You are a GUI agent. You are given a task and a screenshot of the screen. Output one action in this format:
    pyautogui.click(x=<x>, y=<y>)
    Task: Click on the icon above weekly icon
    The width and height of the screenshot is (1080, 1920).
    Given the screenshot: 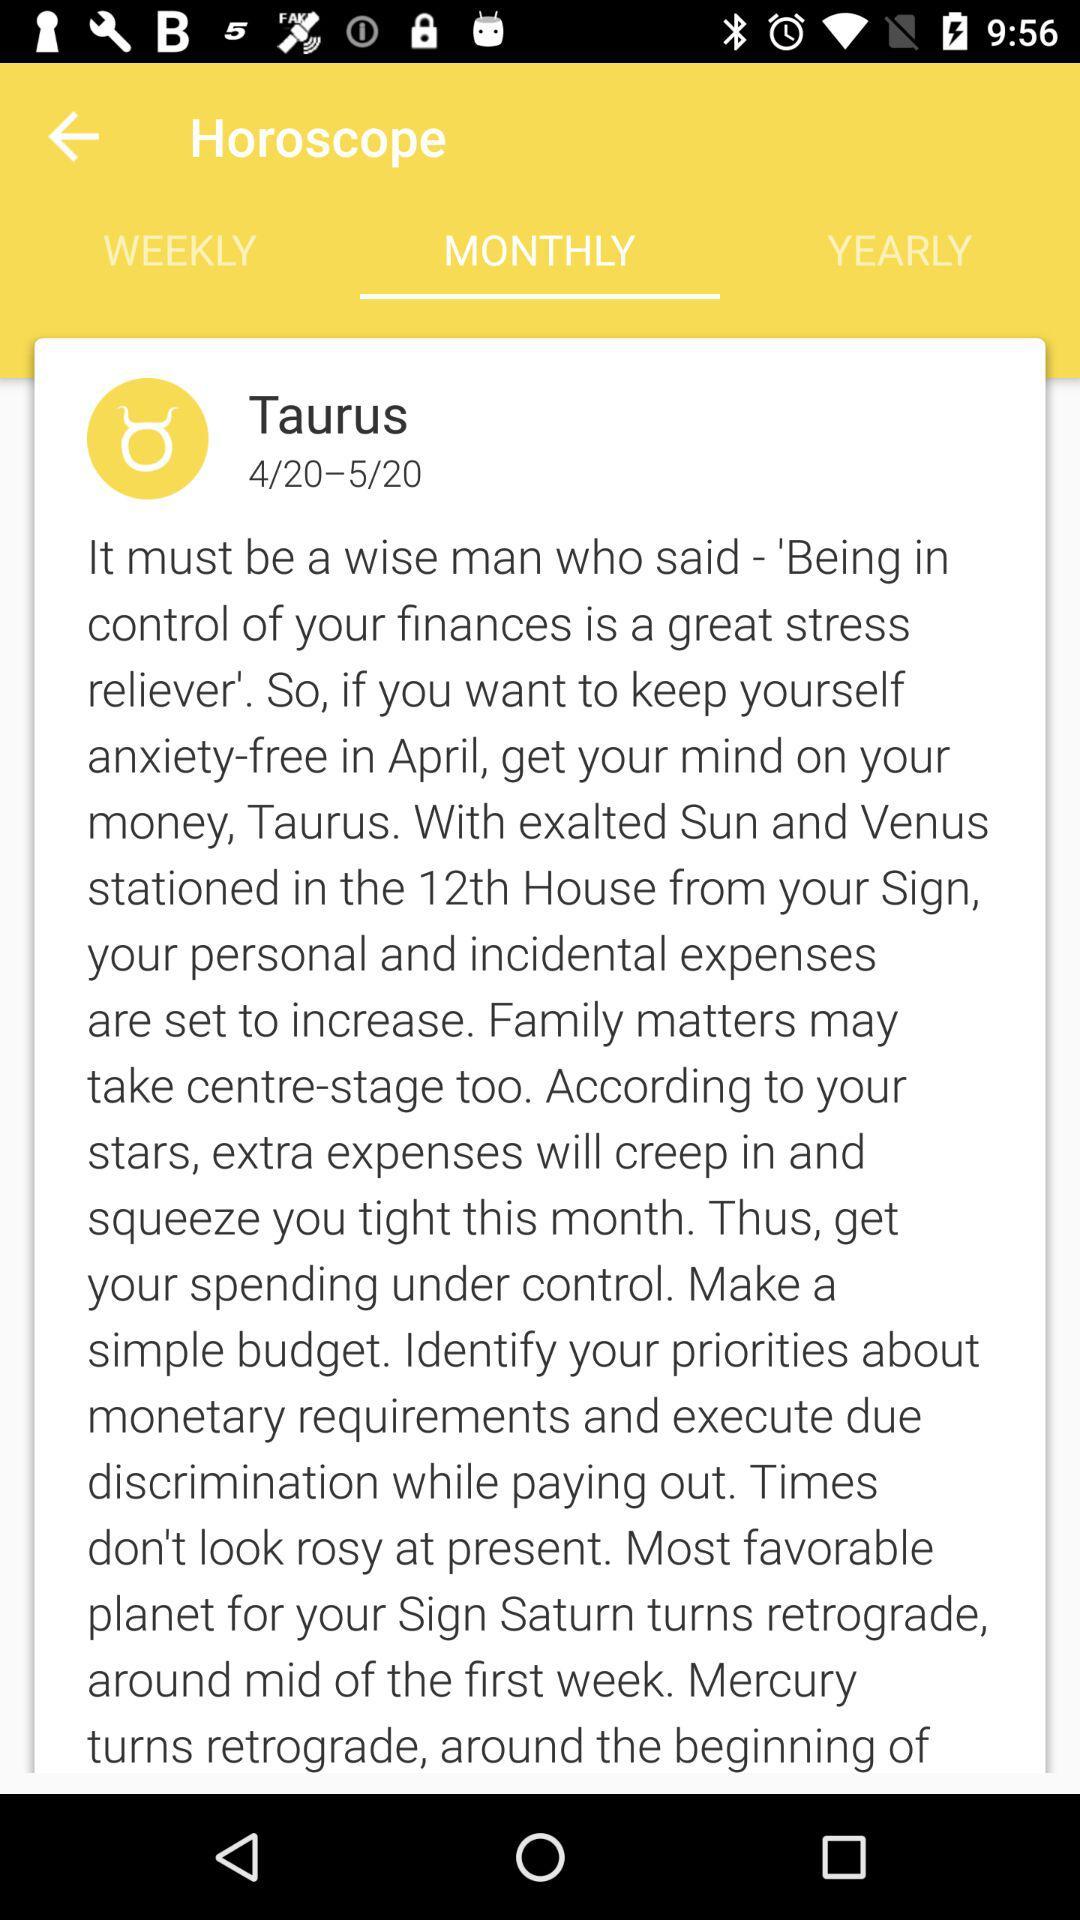 What is the action you would take?
    pyautogui.click(x=72, y=135)
    